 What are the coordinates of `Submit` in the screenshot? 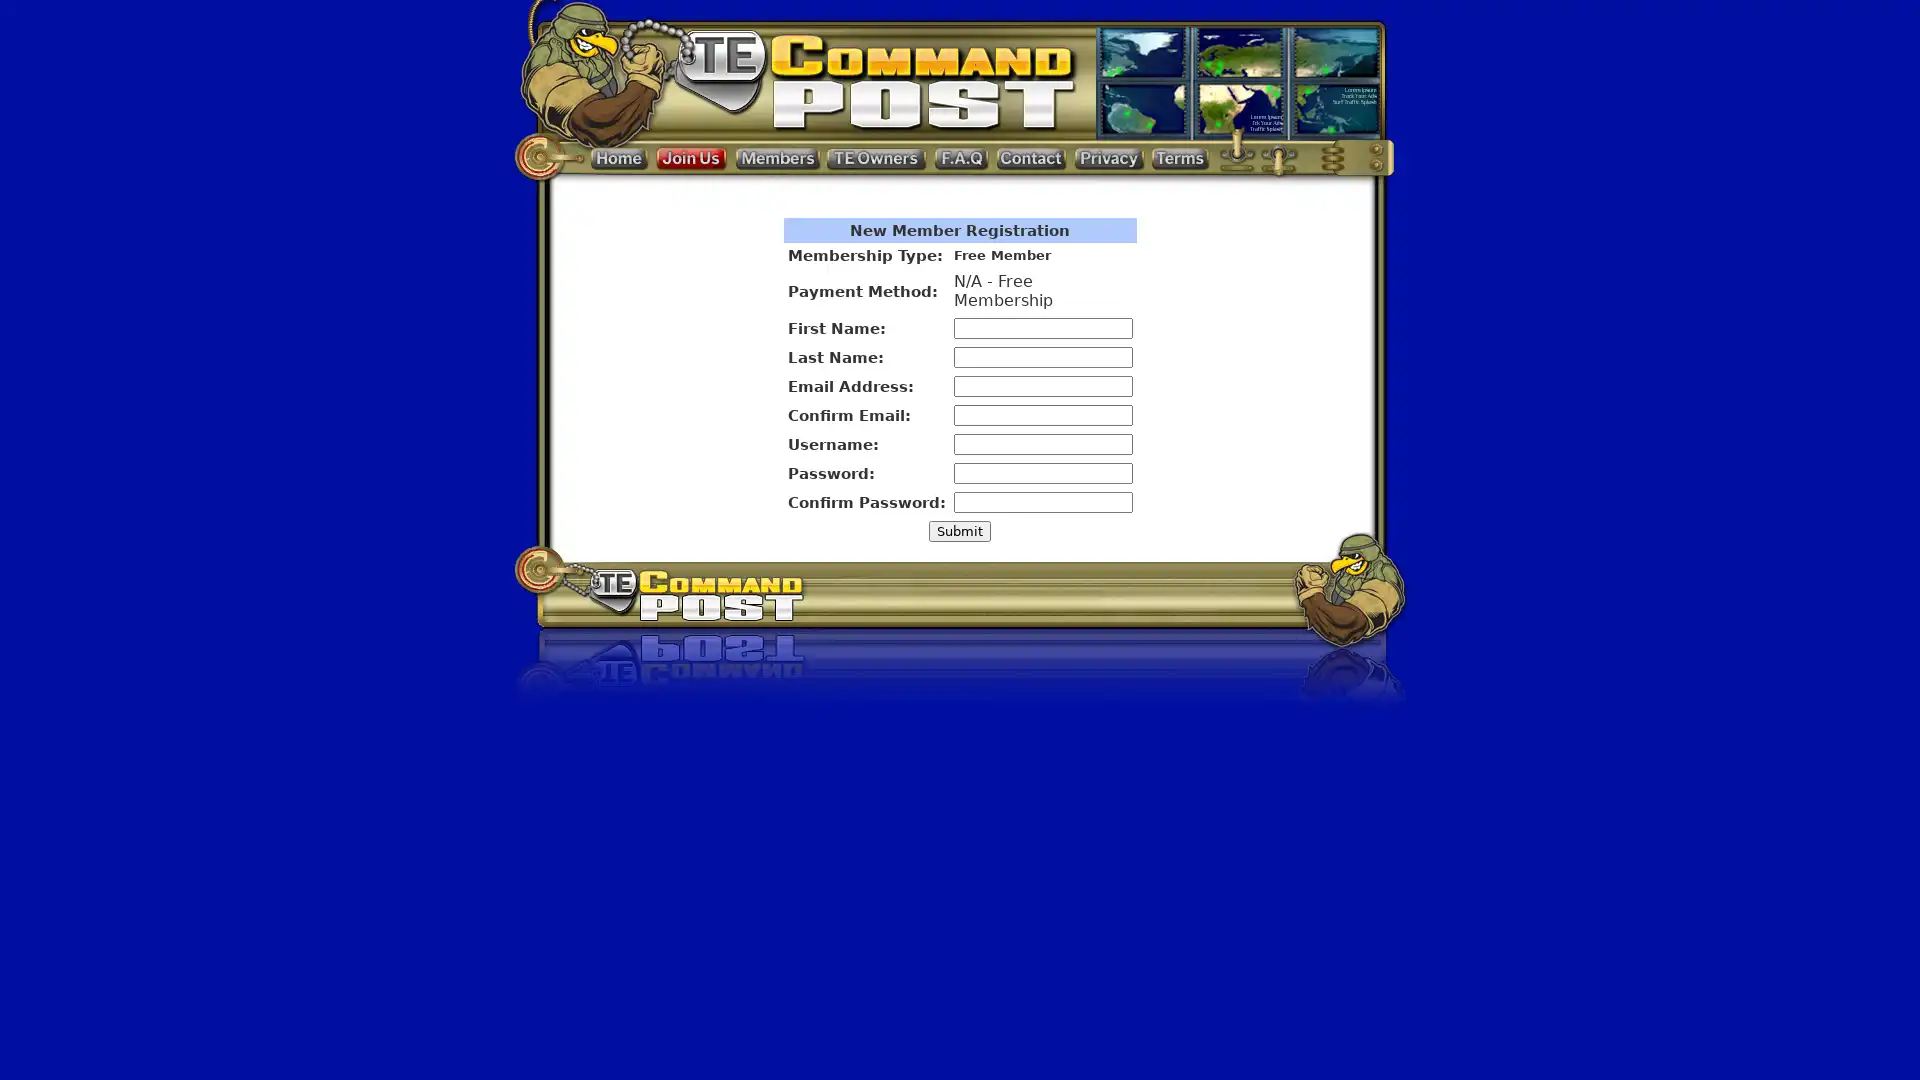 It's located at (960, 530).